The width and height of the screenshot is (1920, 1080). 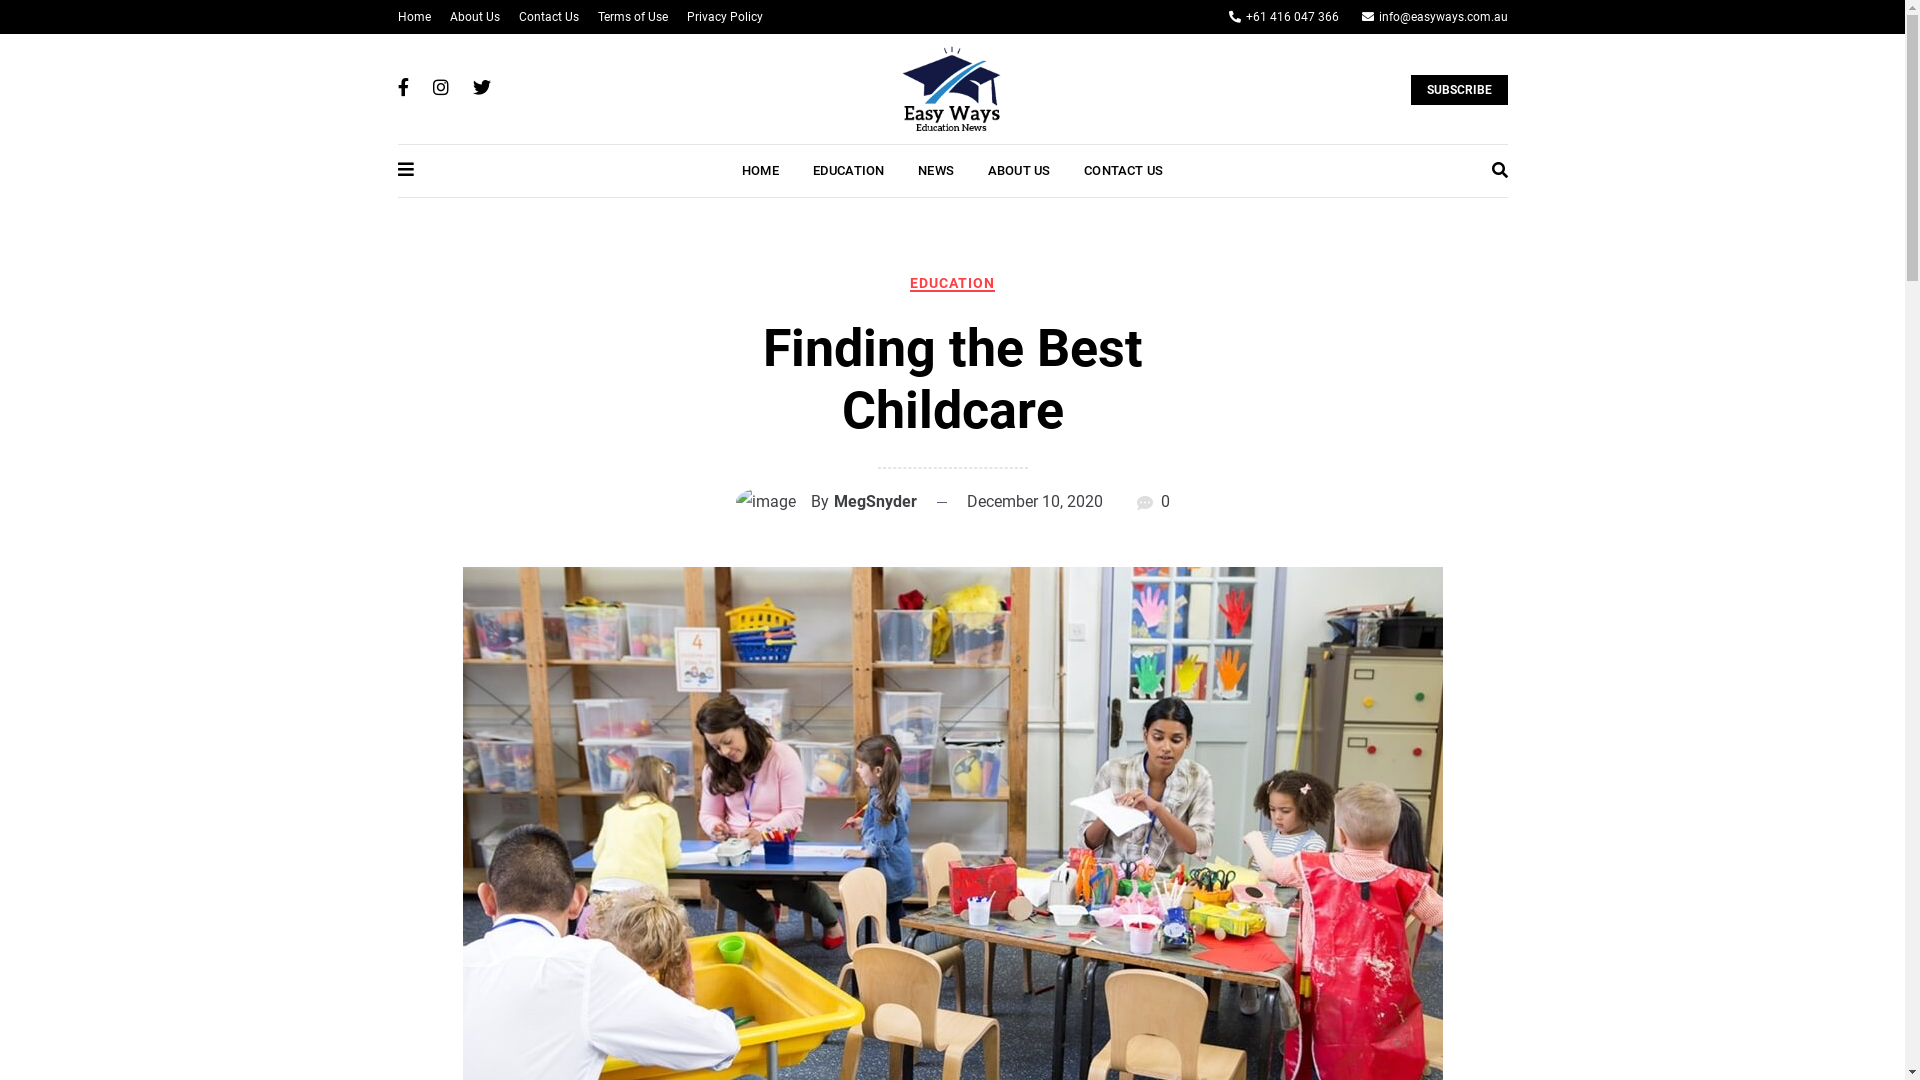 What do you see at coordinates (398, 16) in the screenshot?
I see `'Home'` at bounding box center [398, 16].